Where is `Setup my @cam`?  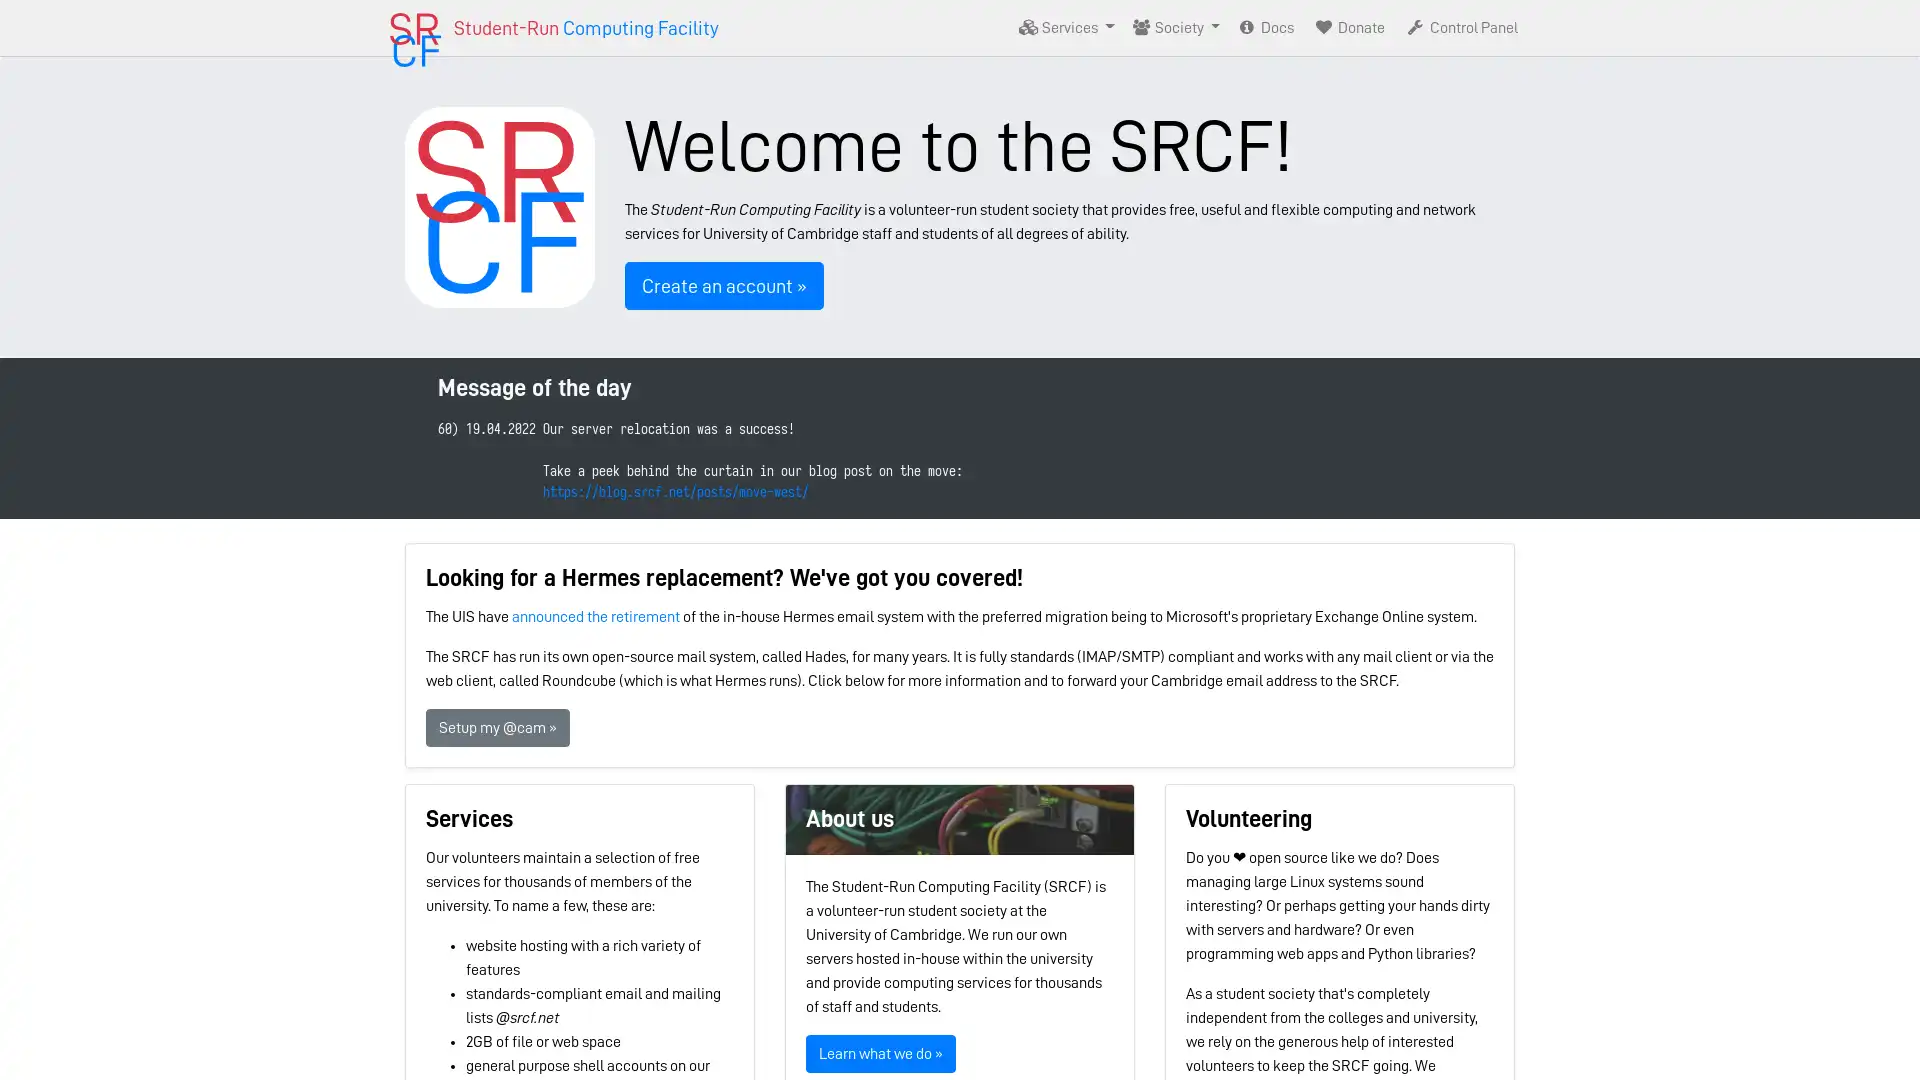
Setup my @cam is located at coordinates (498, 726).